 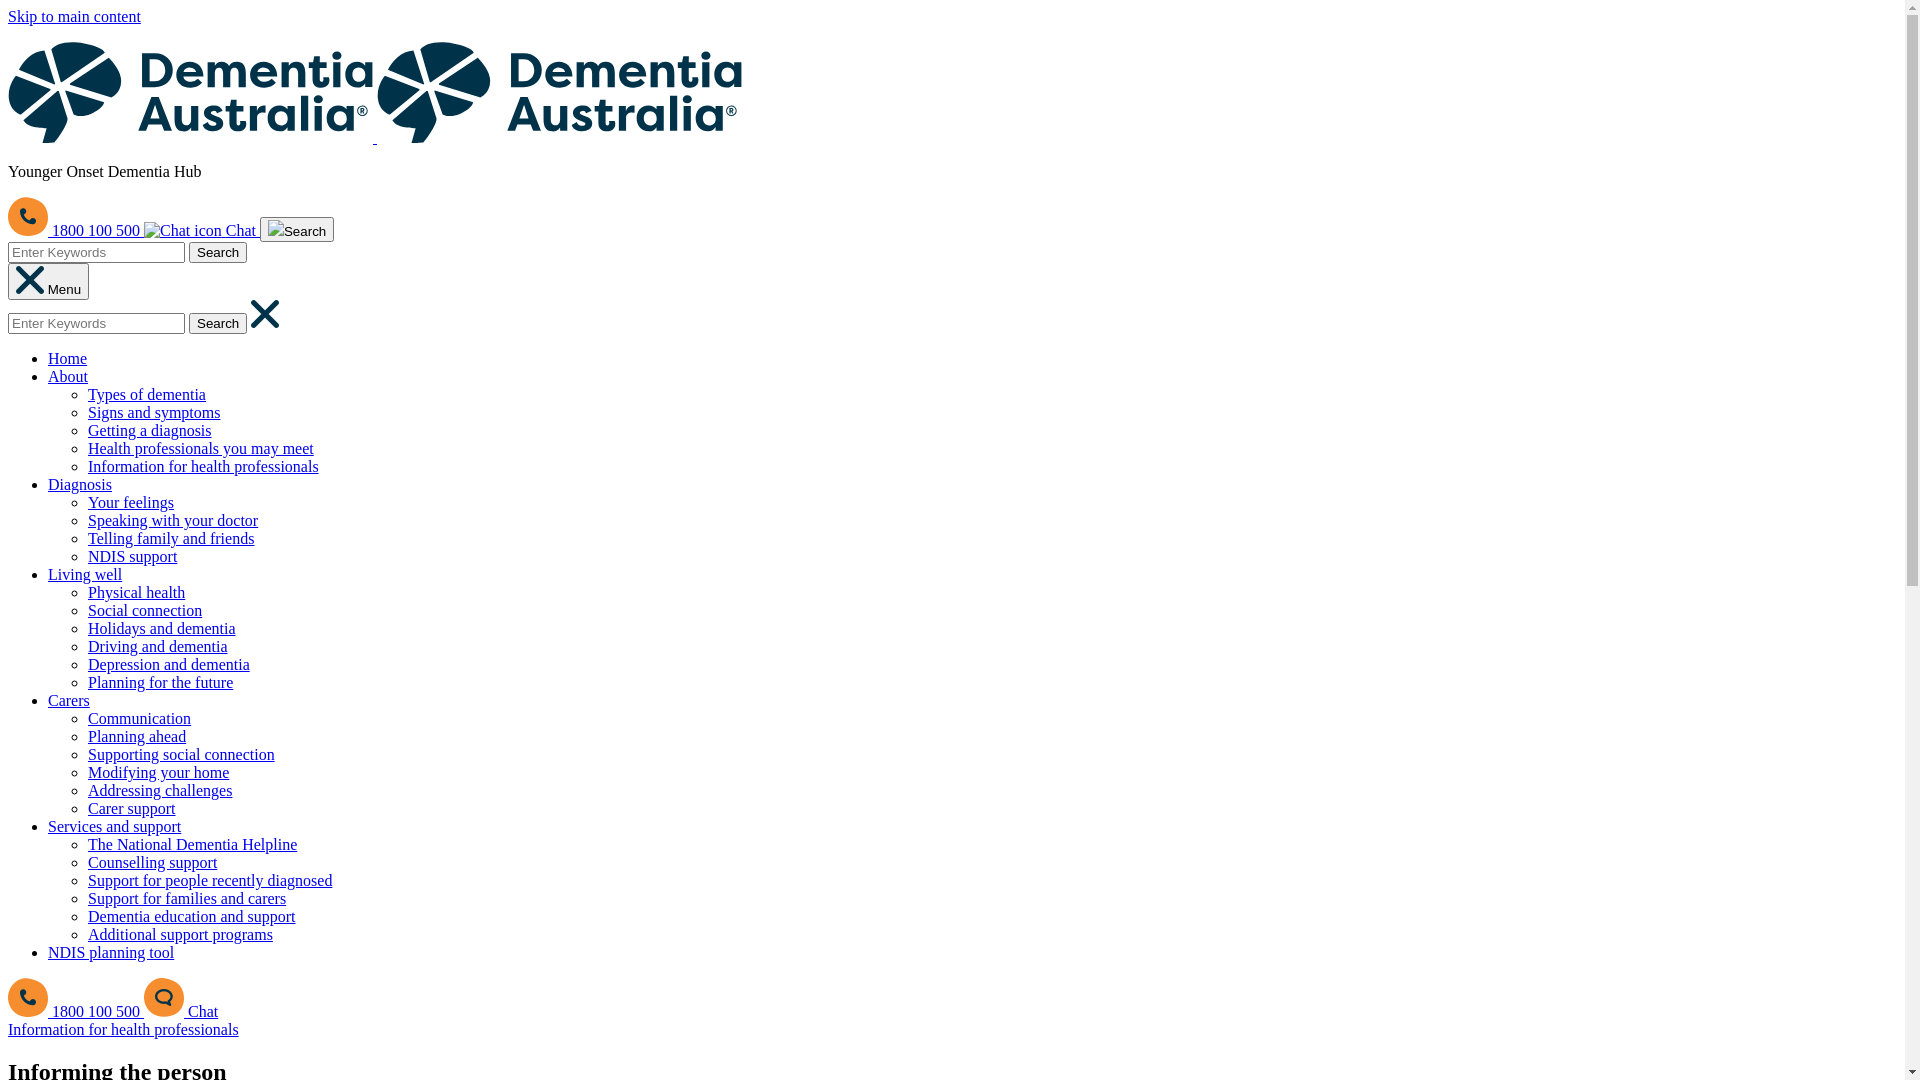 What do you see at coordinates (171, 537) in the screenshot?
I see `'Telling family and friends'` at bounding box center [171, 537].